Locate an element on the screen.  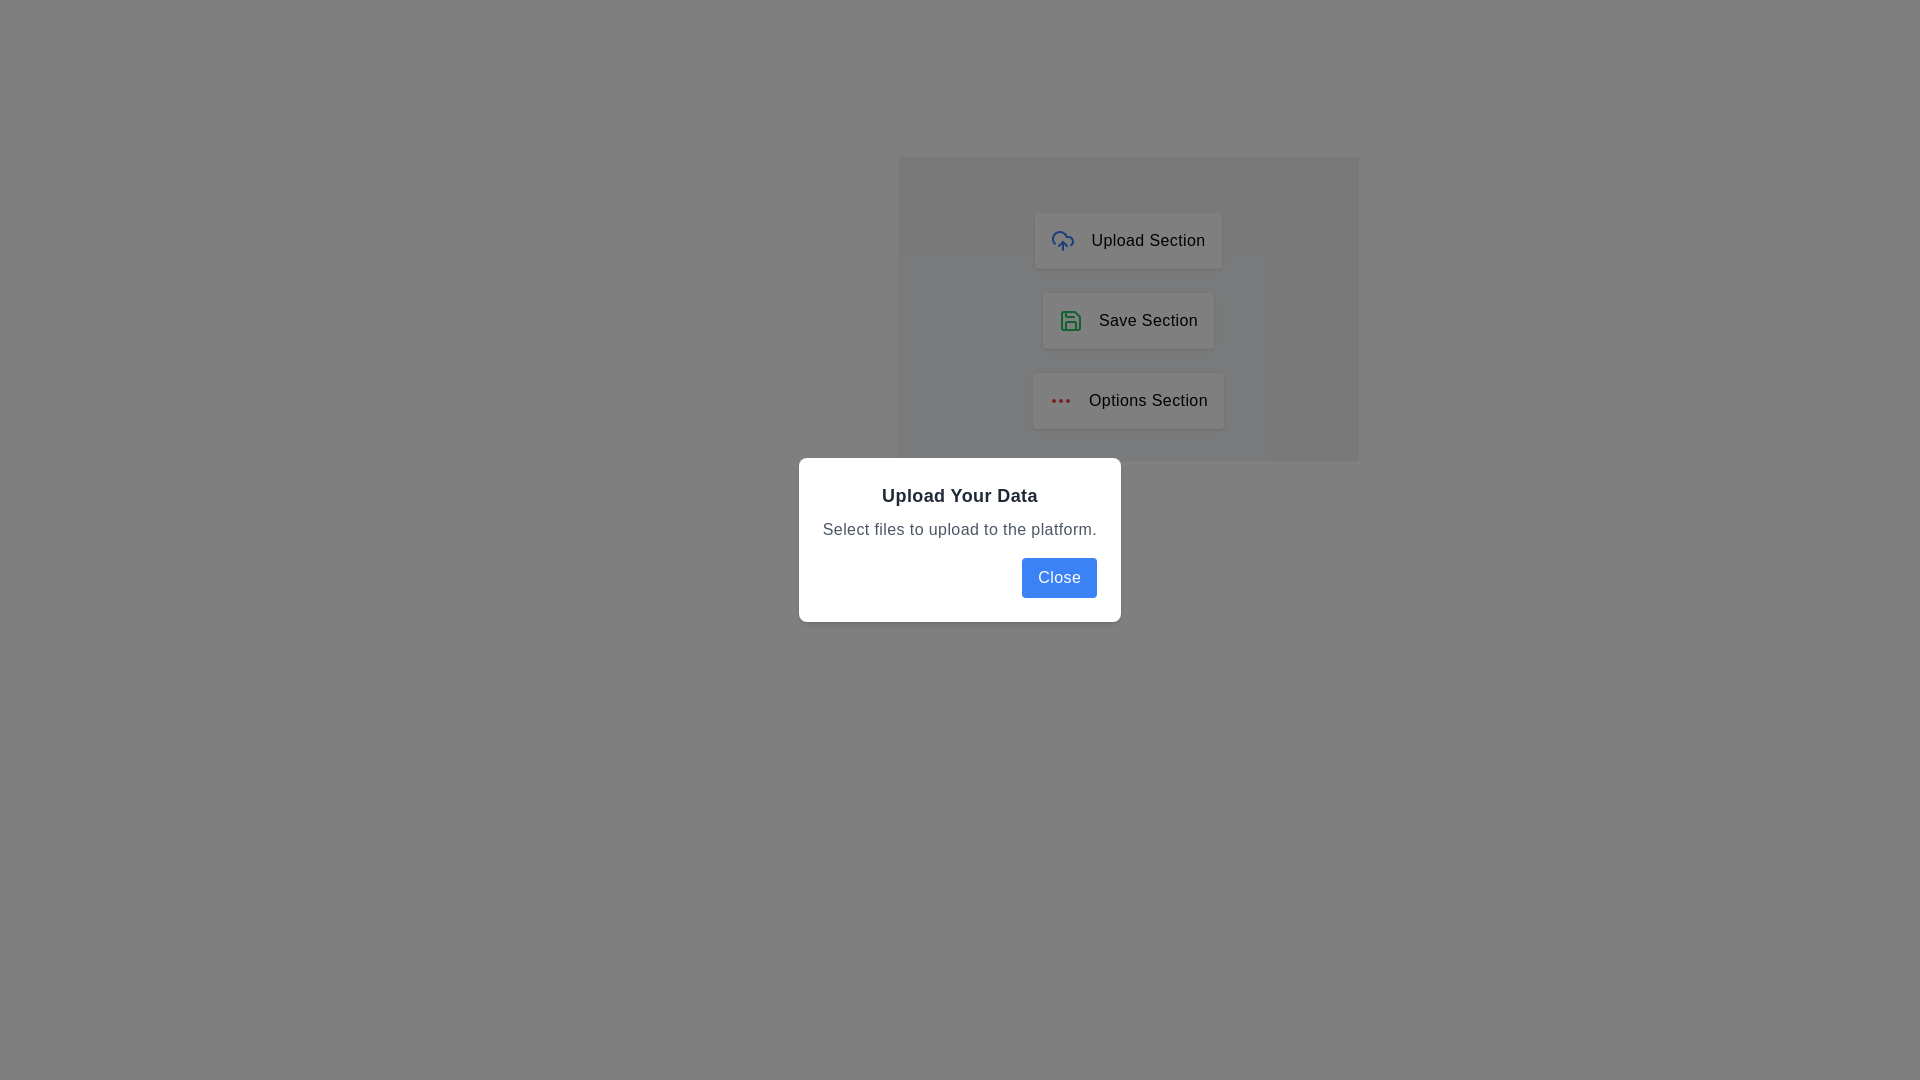
the ellipsis icon button located in the 'Options Section' card at the bottom of the three vertically stacked cards to trigger hover-based effects is located at coordinates (1059, 401).